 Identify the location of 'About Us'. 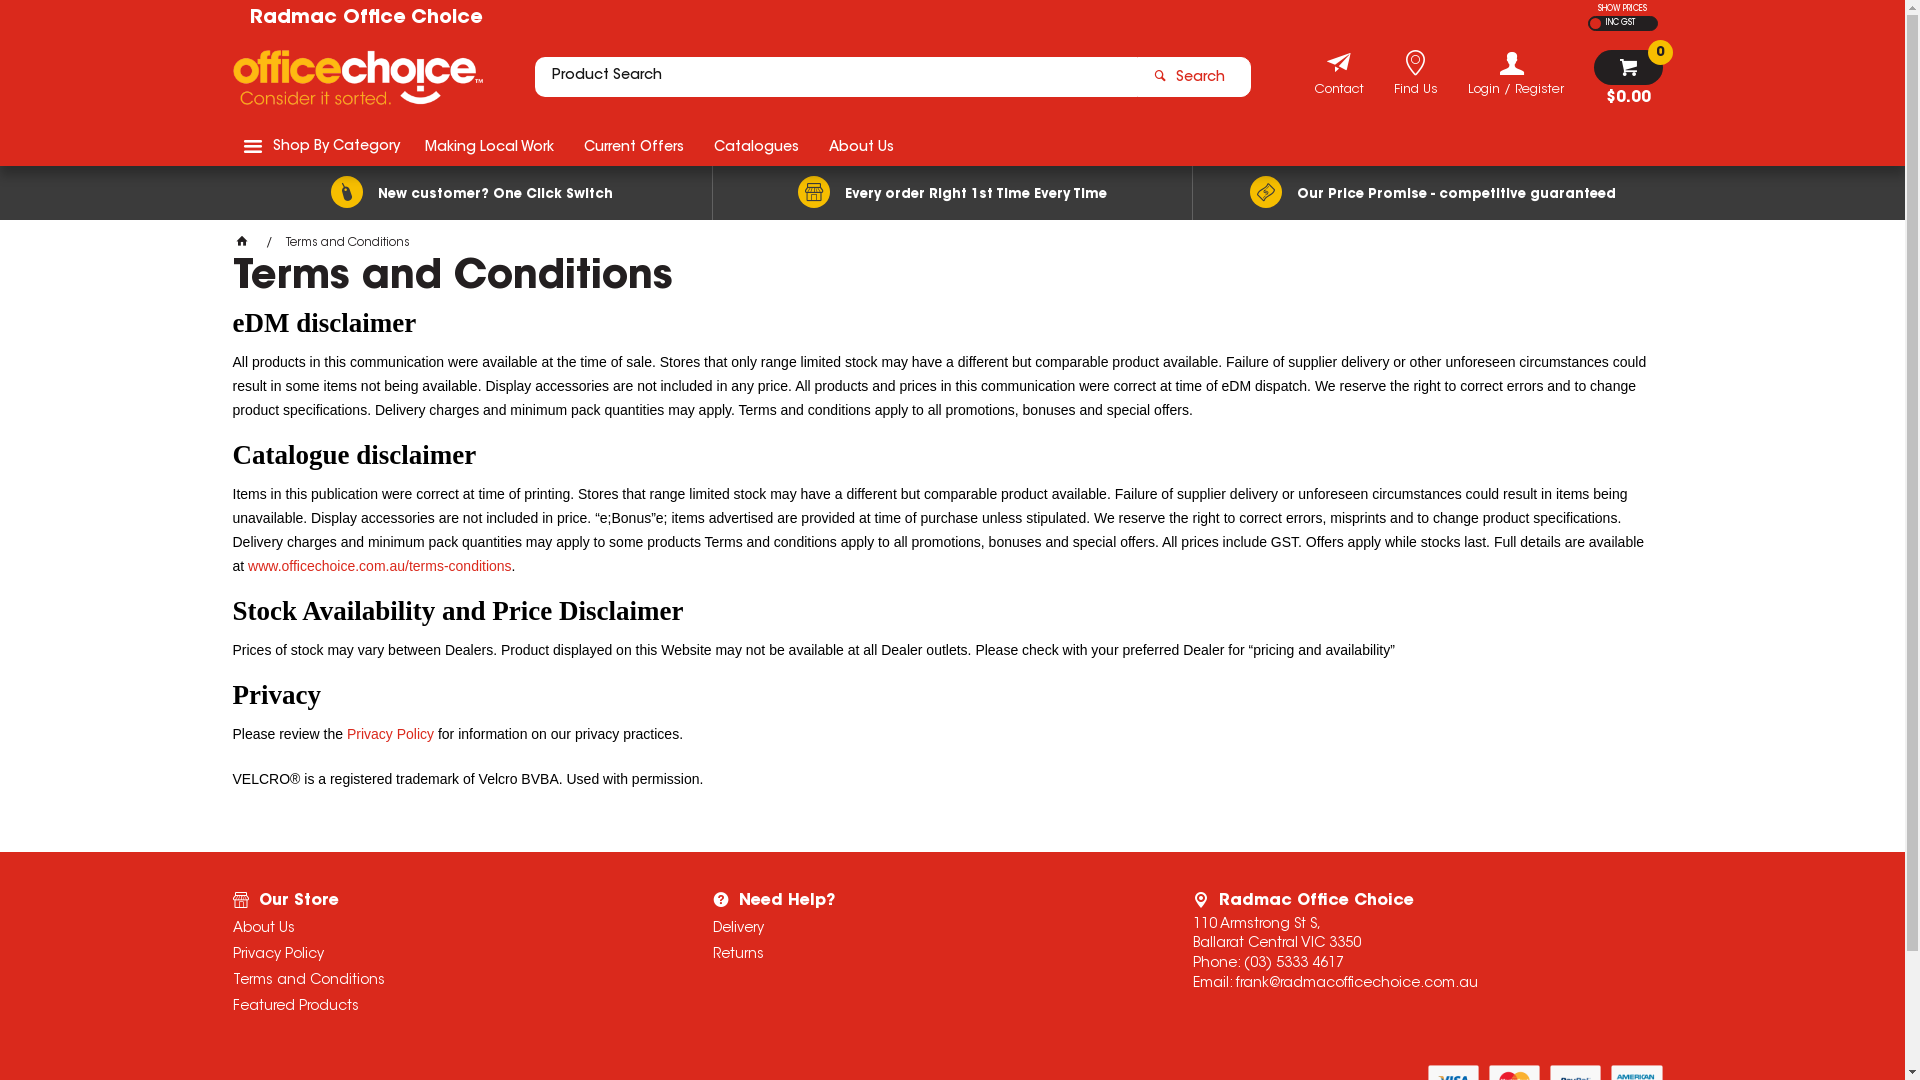
(861, 145).